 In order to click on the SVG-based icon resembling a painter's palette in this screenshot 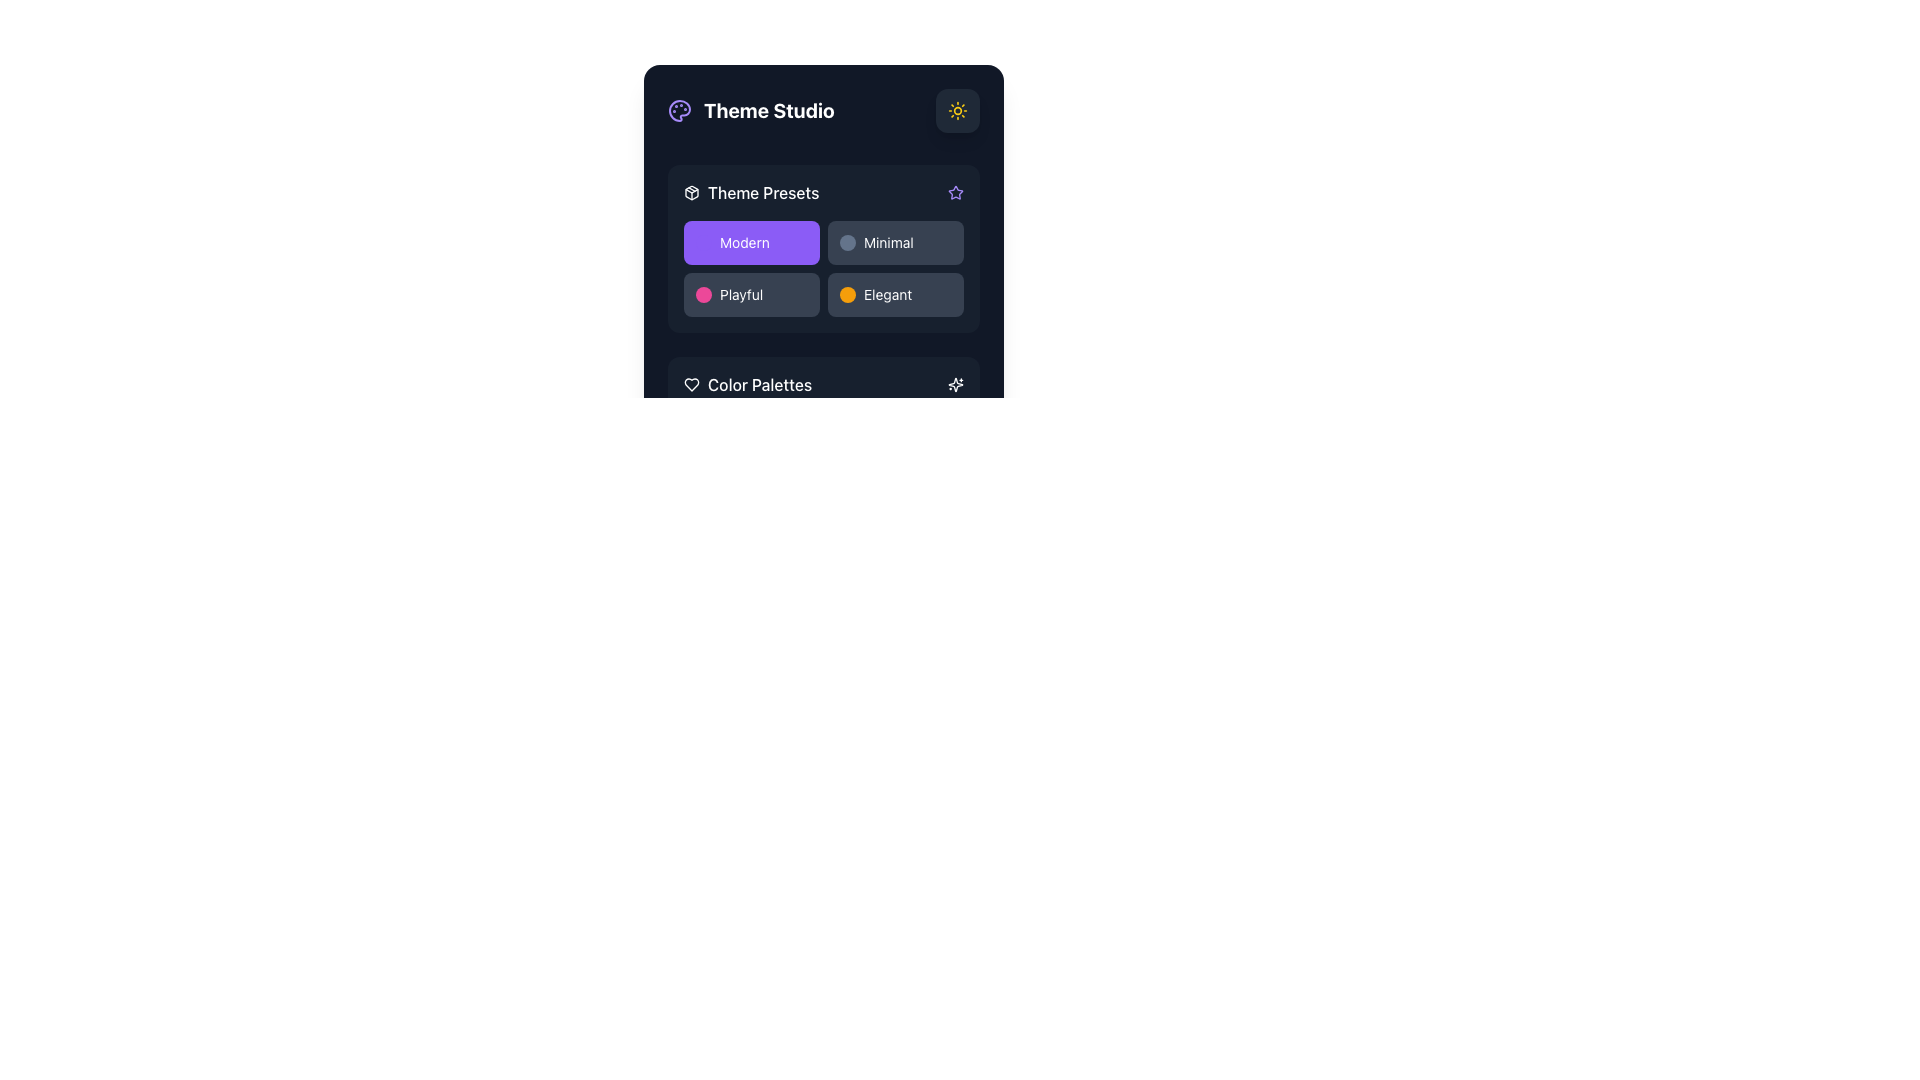, I will do `click(680, 111)`.